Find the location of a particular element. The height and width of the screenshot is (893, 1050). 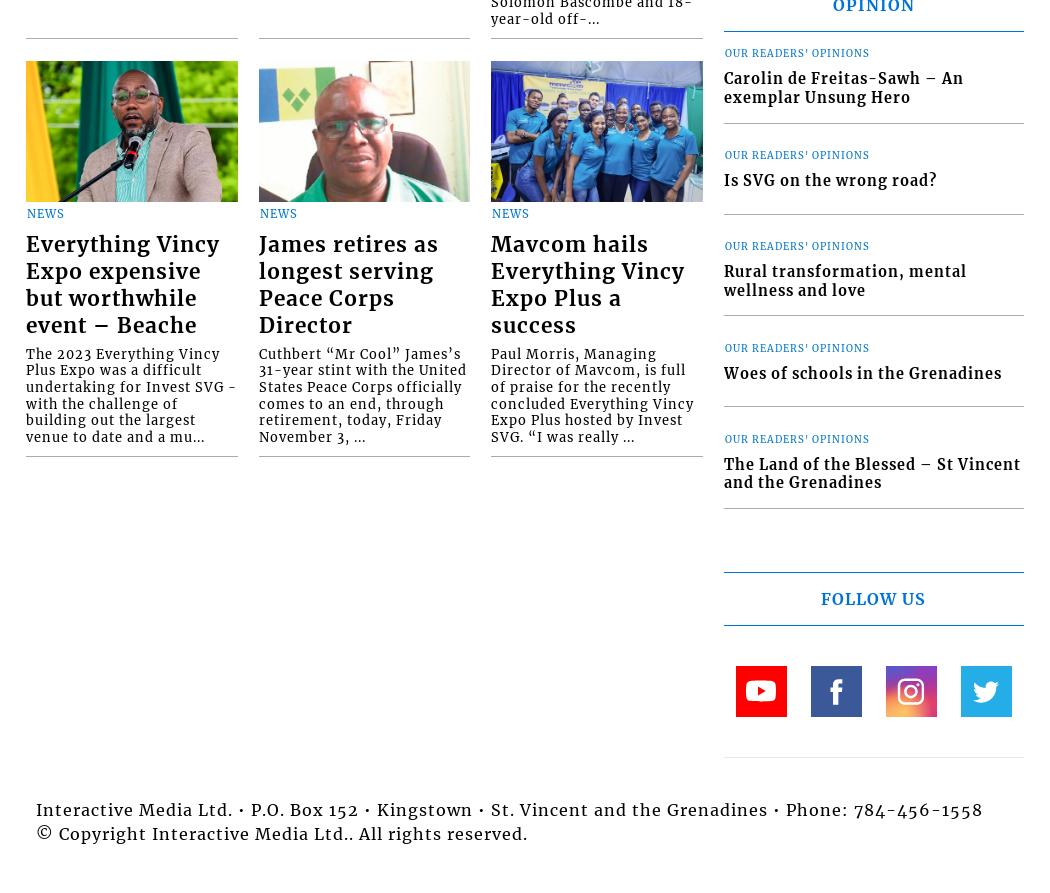

'The Land of the  Blessed – St Vincent and the Grenadines' is located at coordinates (870, 472).